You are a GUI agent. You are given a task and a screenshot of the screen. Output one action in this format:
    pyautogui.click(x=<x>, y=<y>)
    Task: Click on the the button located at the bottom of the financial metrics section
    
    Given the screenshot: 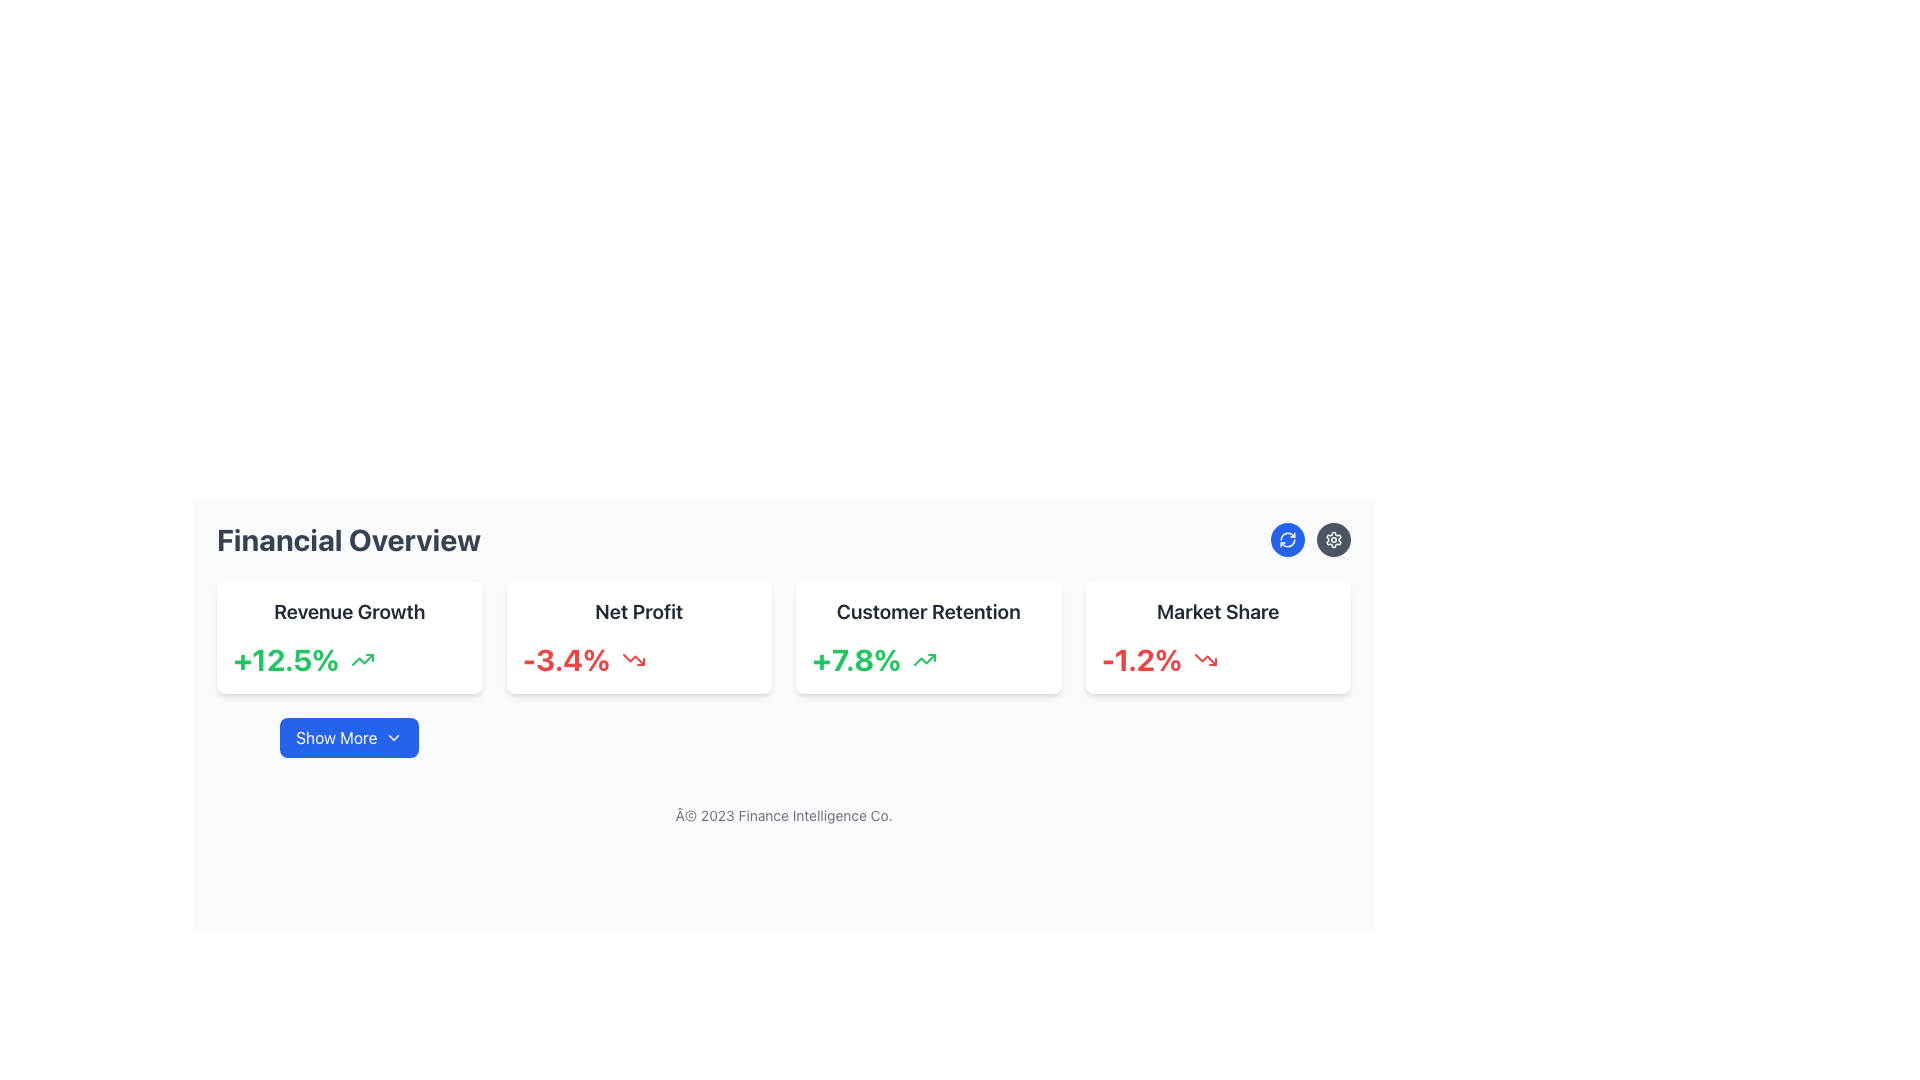 What is the action you would take?
    pyautogui.click(x=349, y=737)
    